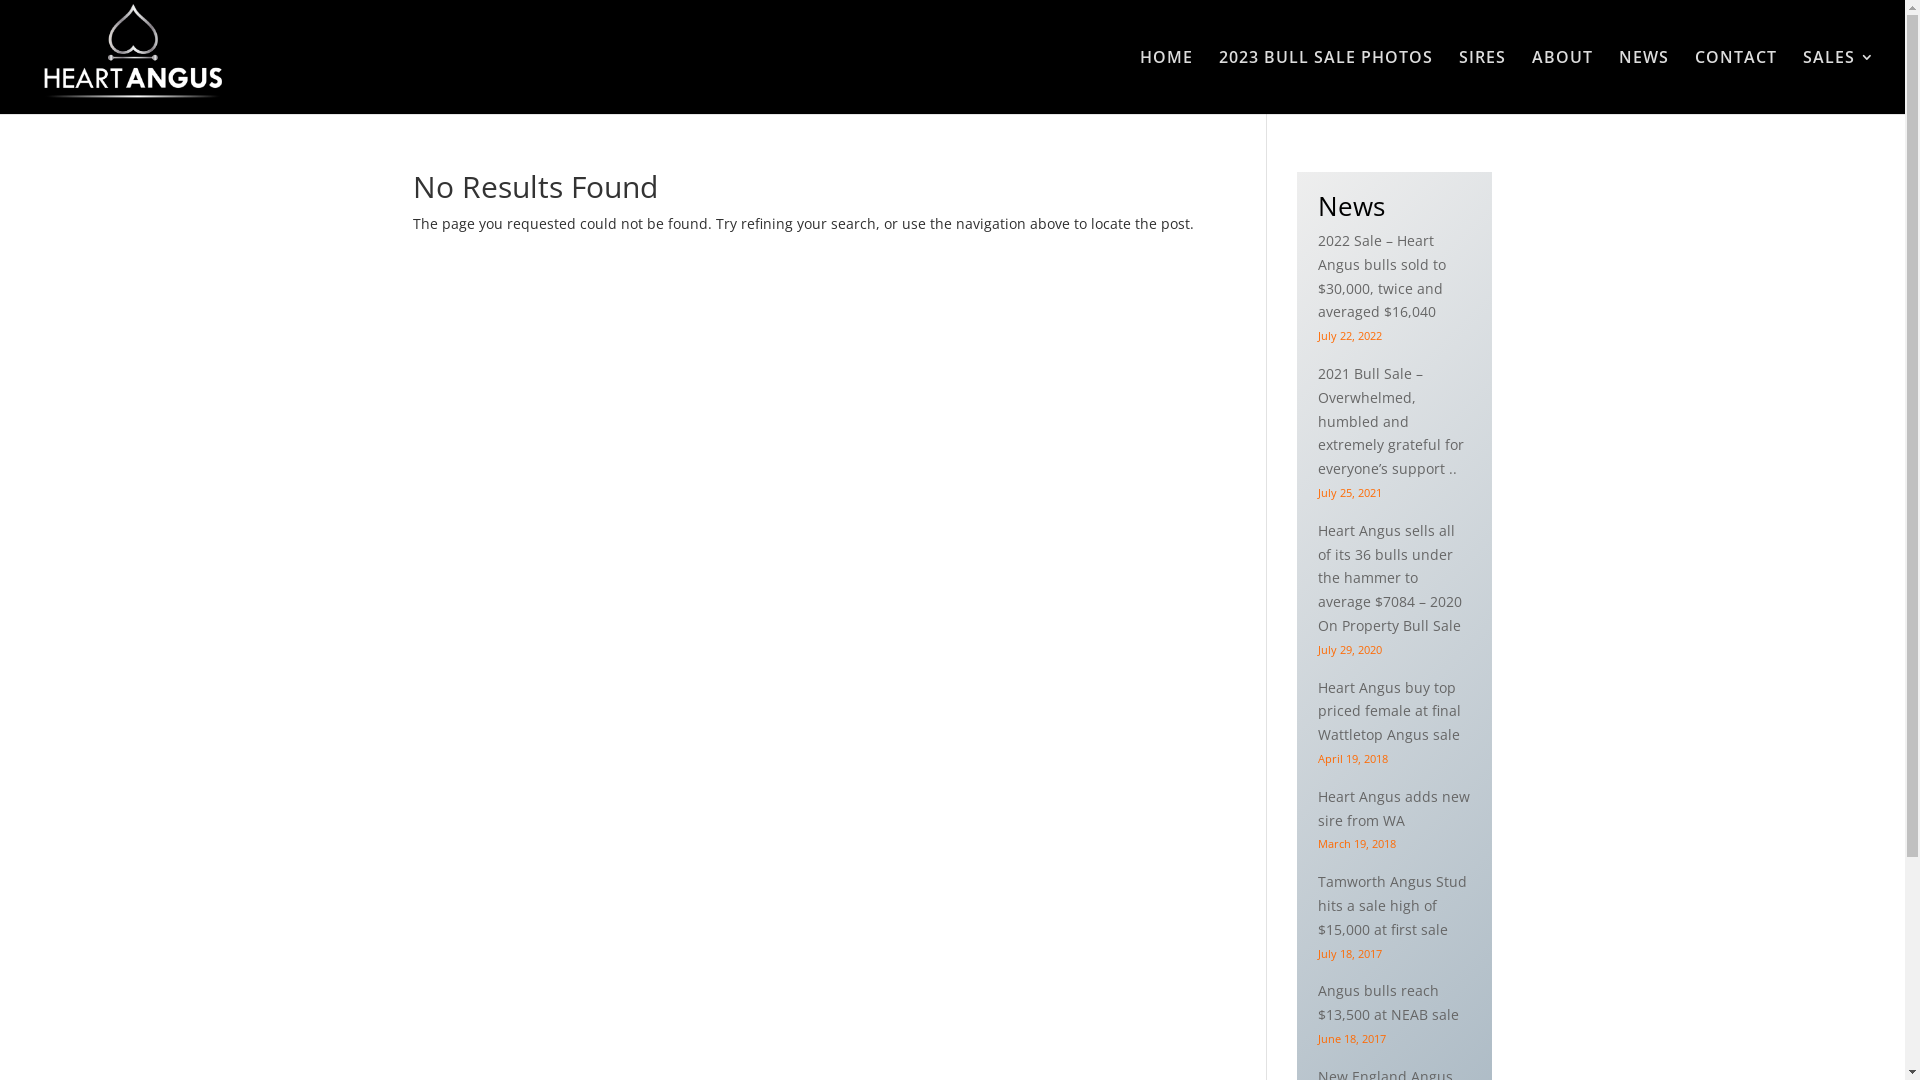 This screenshot has width=1920, height=1080. I want to click on 'Angus bulls reach $13,500 at NEAB sale', so click(1318, 1002).